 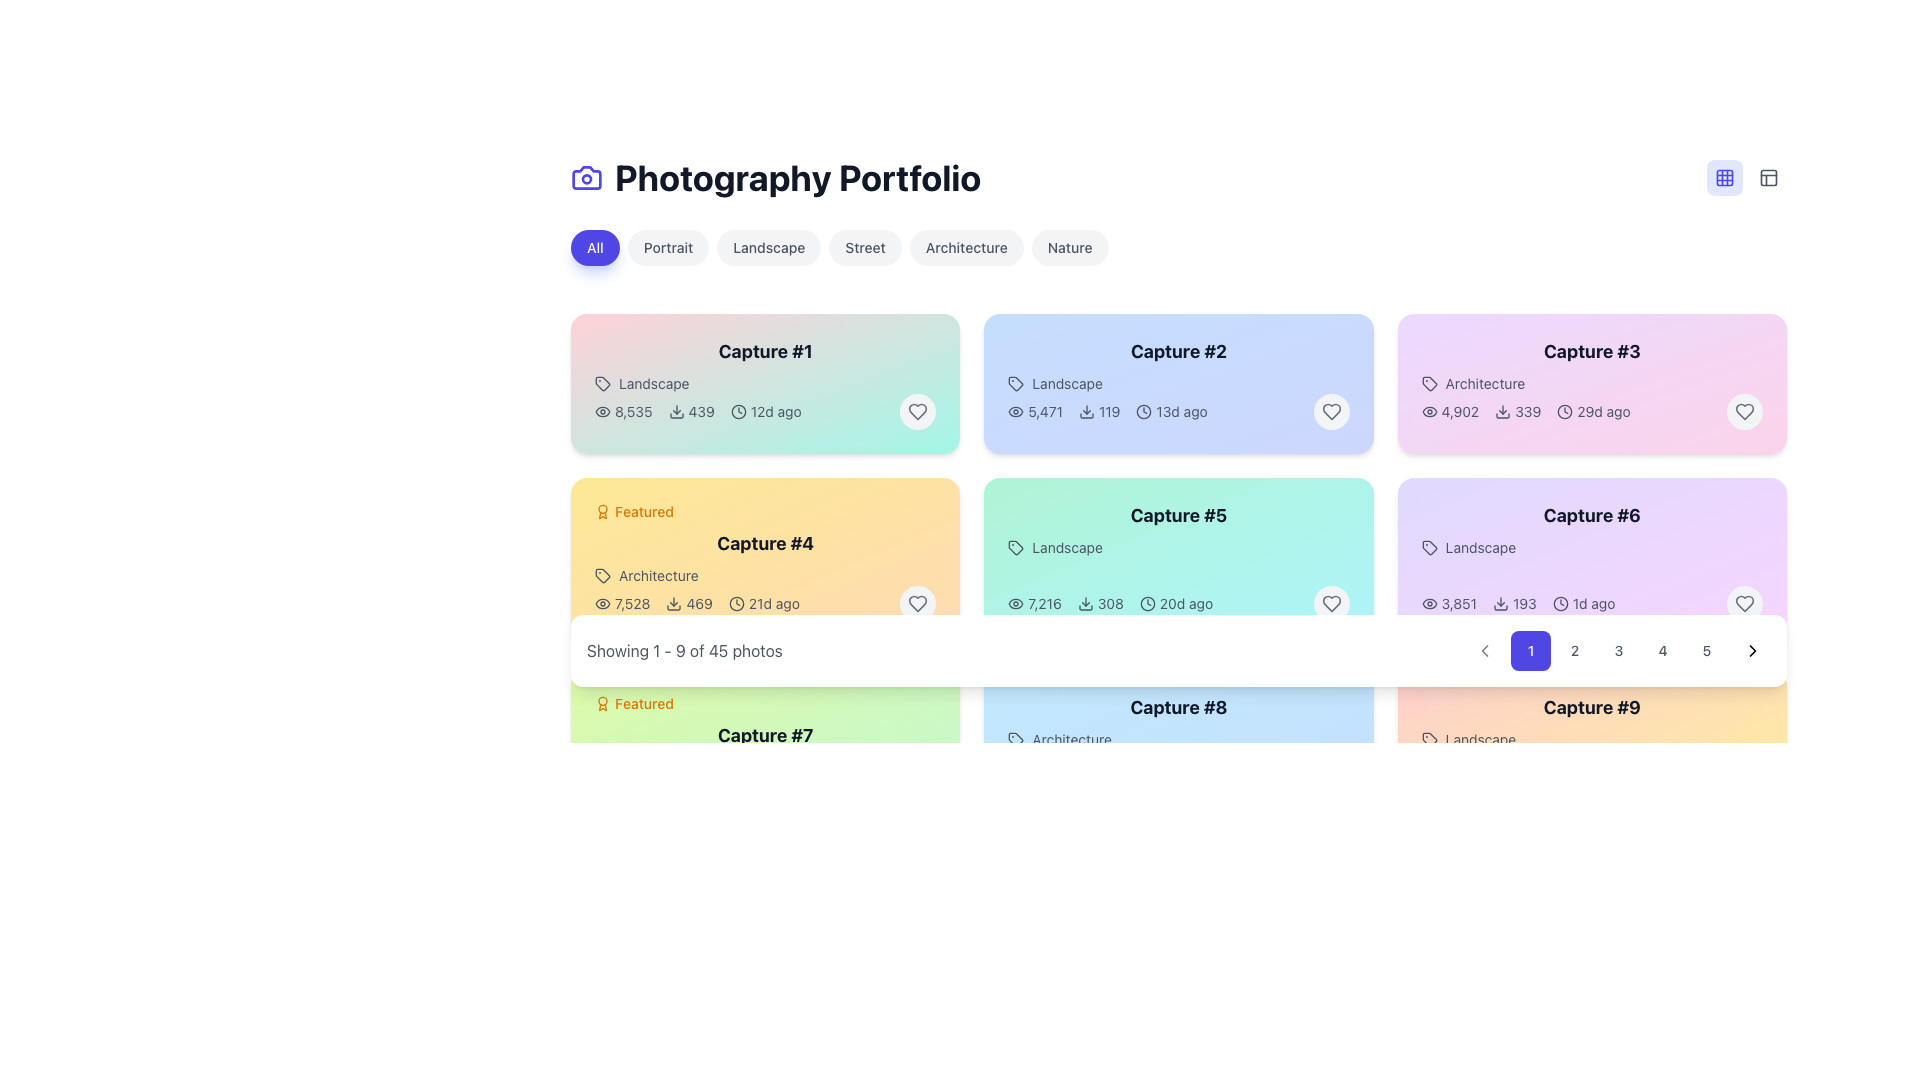 What do you see at coordinates (1107, 411) in the screenshot?
I see `the download count display located in the 'Capture #2' card in the second column of the first row on the 'Photography Portfolio' interface` at bounding box center [1107, 411].